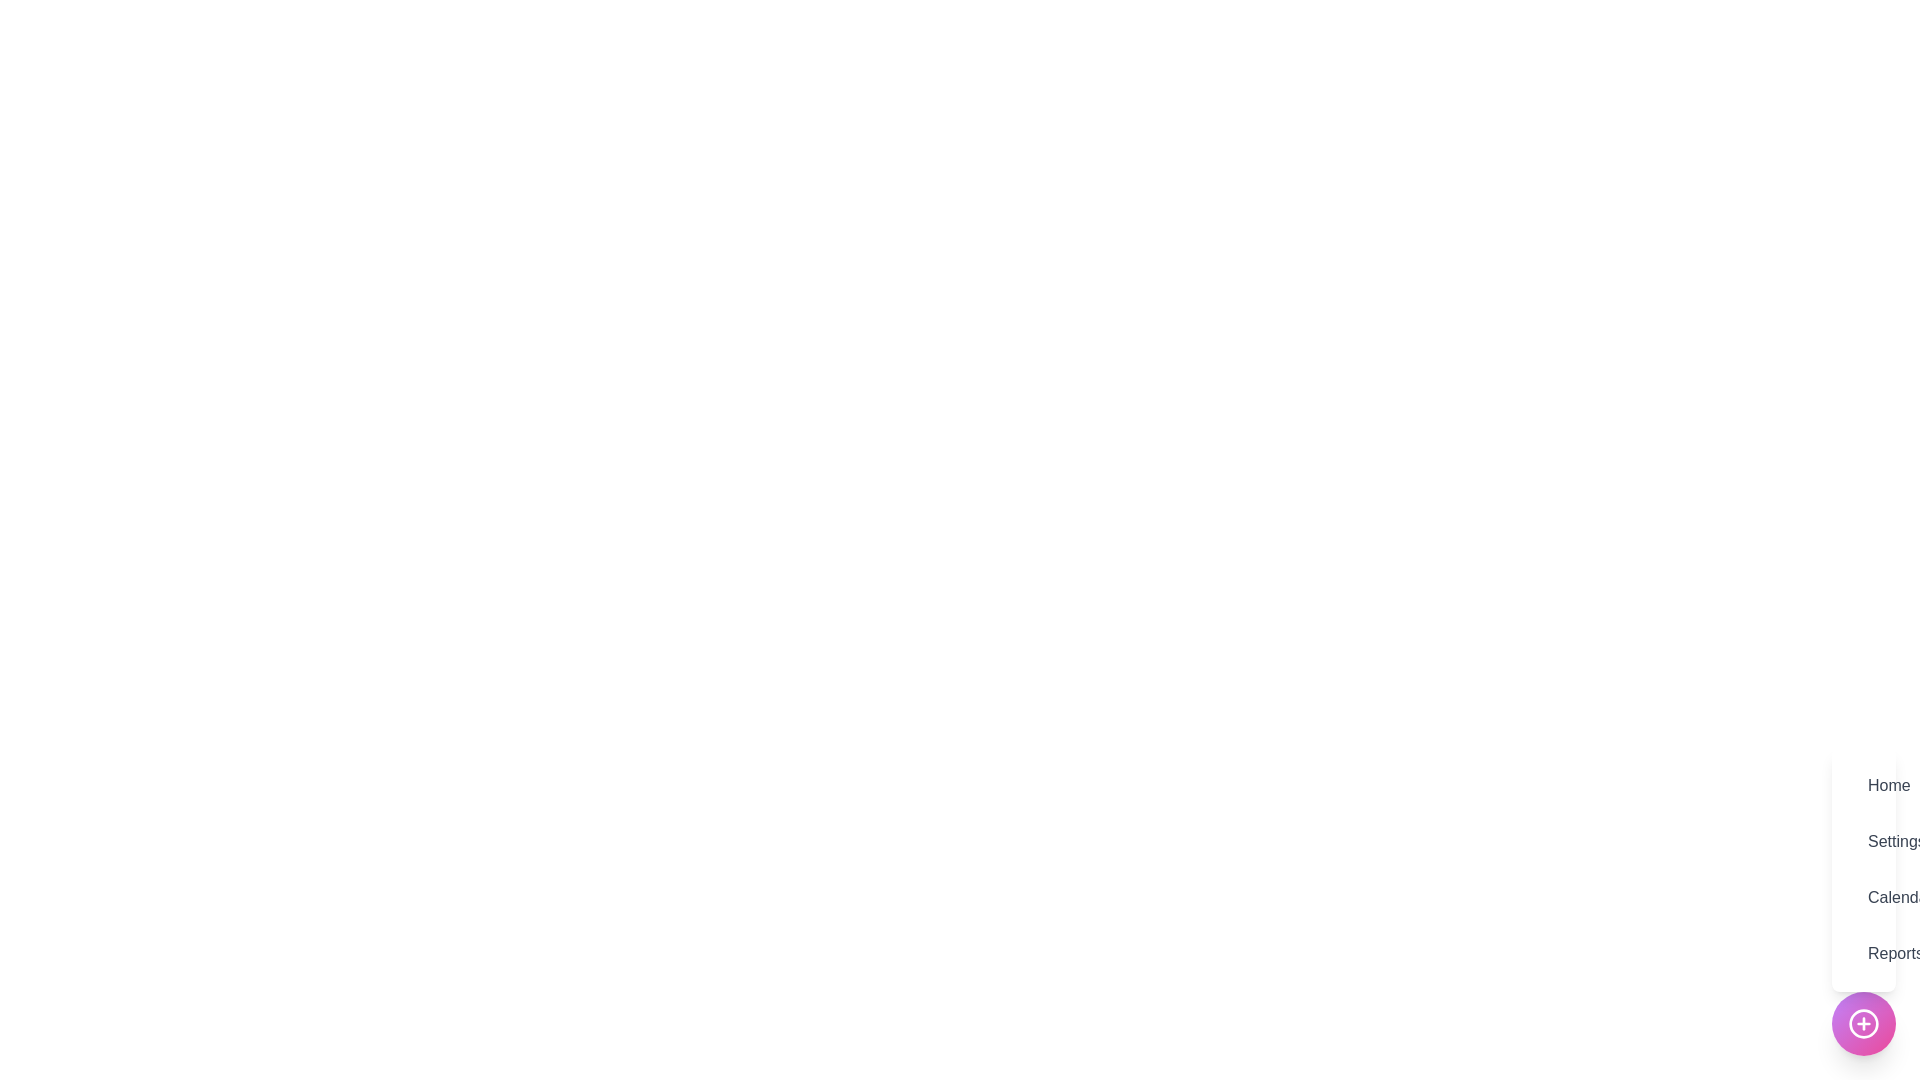 The height and width of the screenshot is (1080, 1920). Describe the element at coordinates (1862, 785) in the screenshot. I see `the menu item Home to select it` at that location.